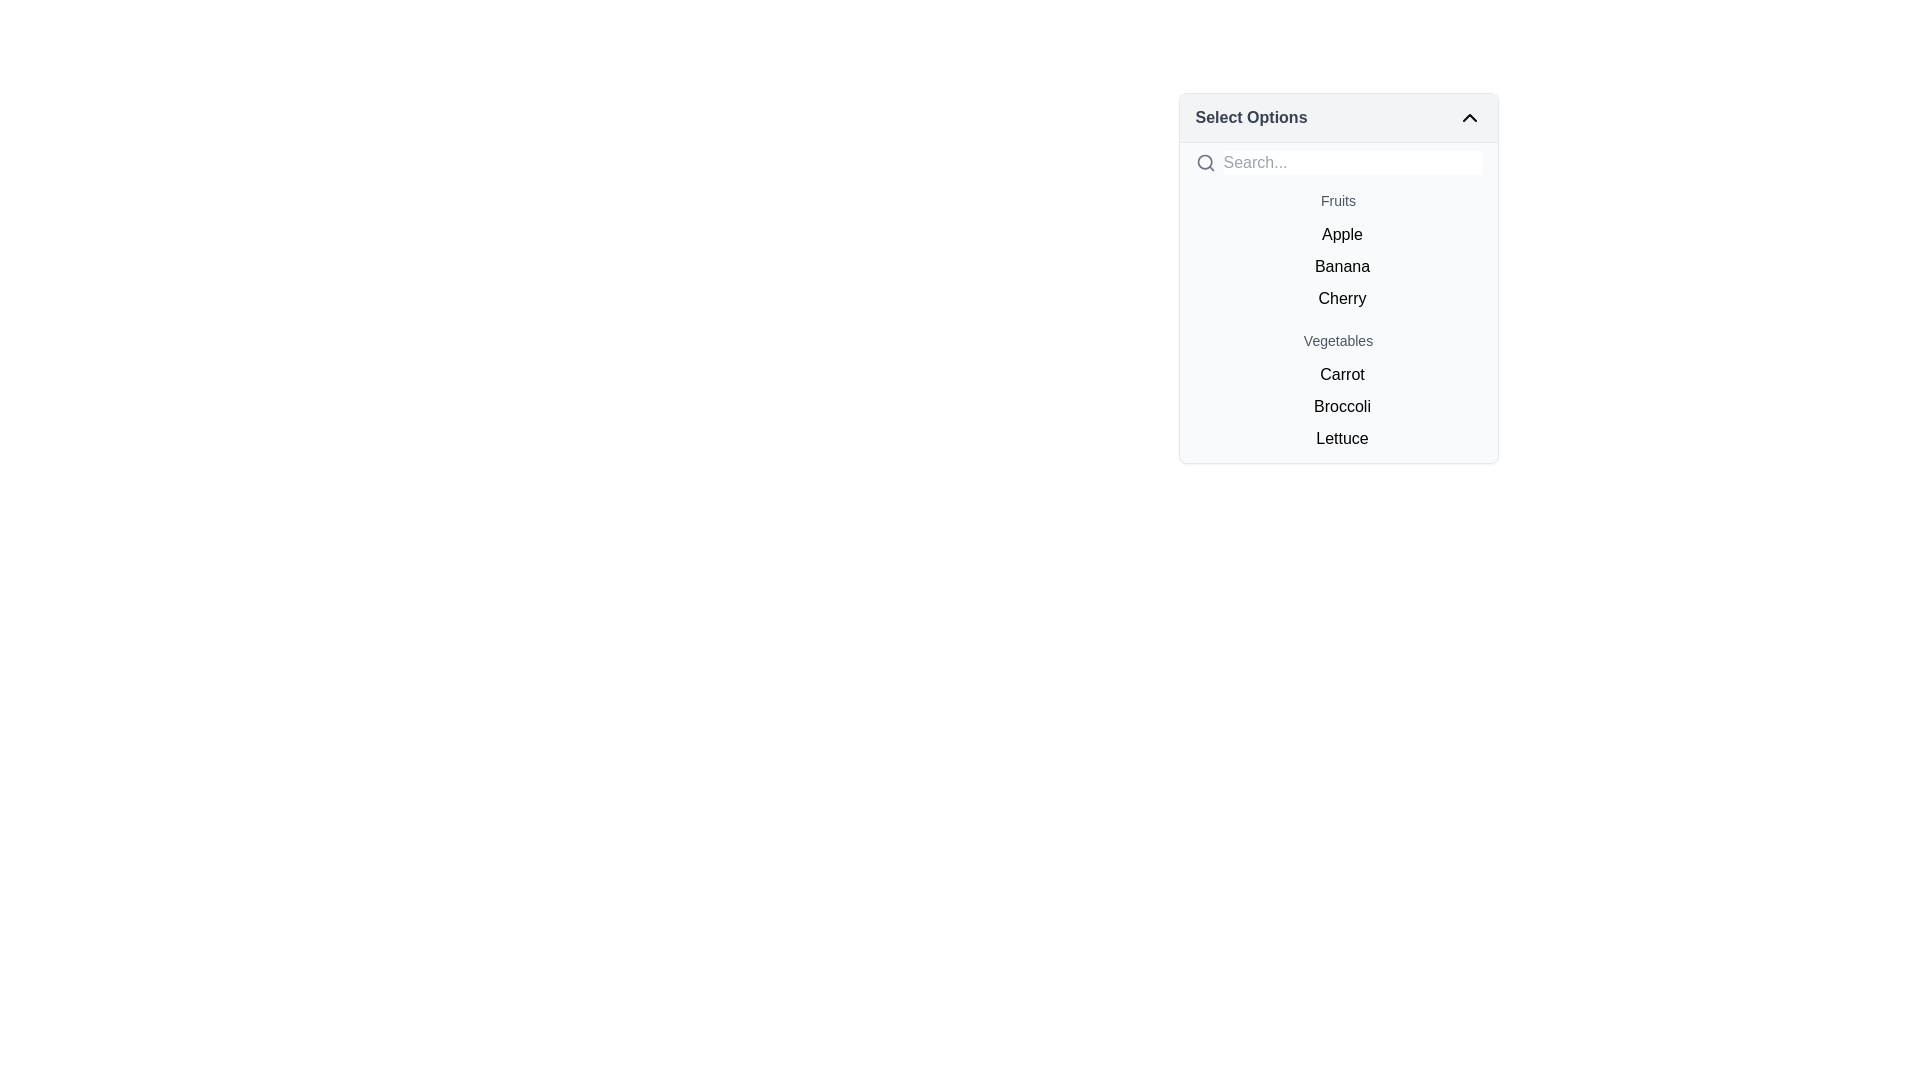 This screenshot has width=1920, height=1080. What do you see at coordinates (1342, 299) in the screenshot?
I see `the text label 'Cherry' which is the third item in the 'Fruits' section of a dropdown menu, positioned below 'Banana'` at bounding box center [1342, 299].